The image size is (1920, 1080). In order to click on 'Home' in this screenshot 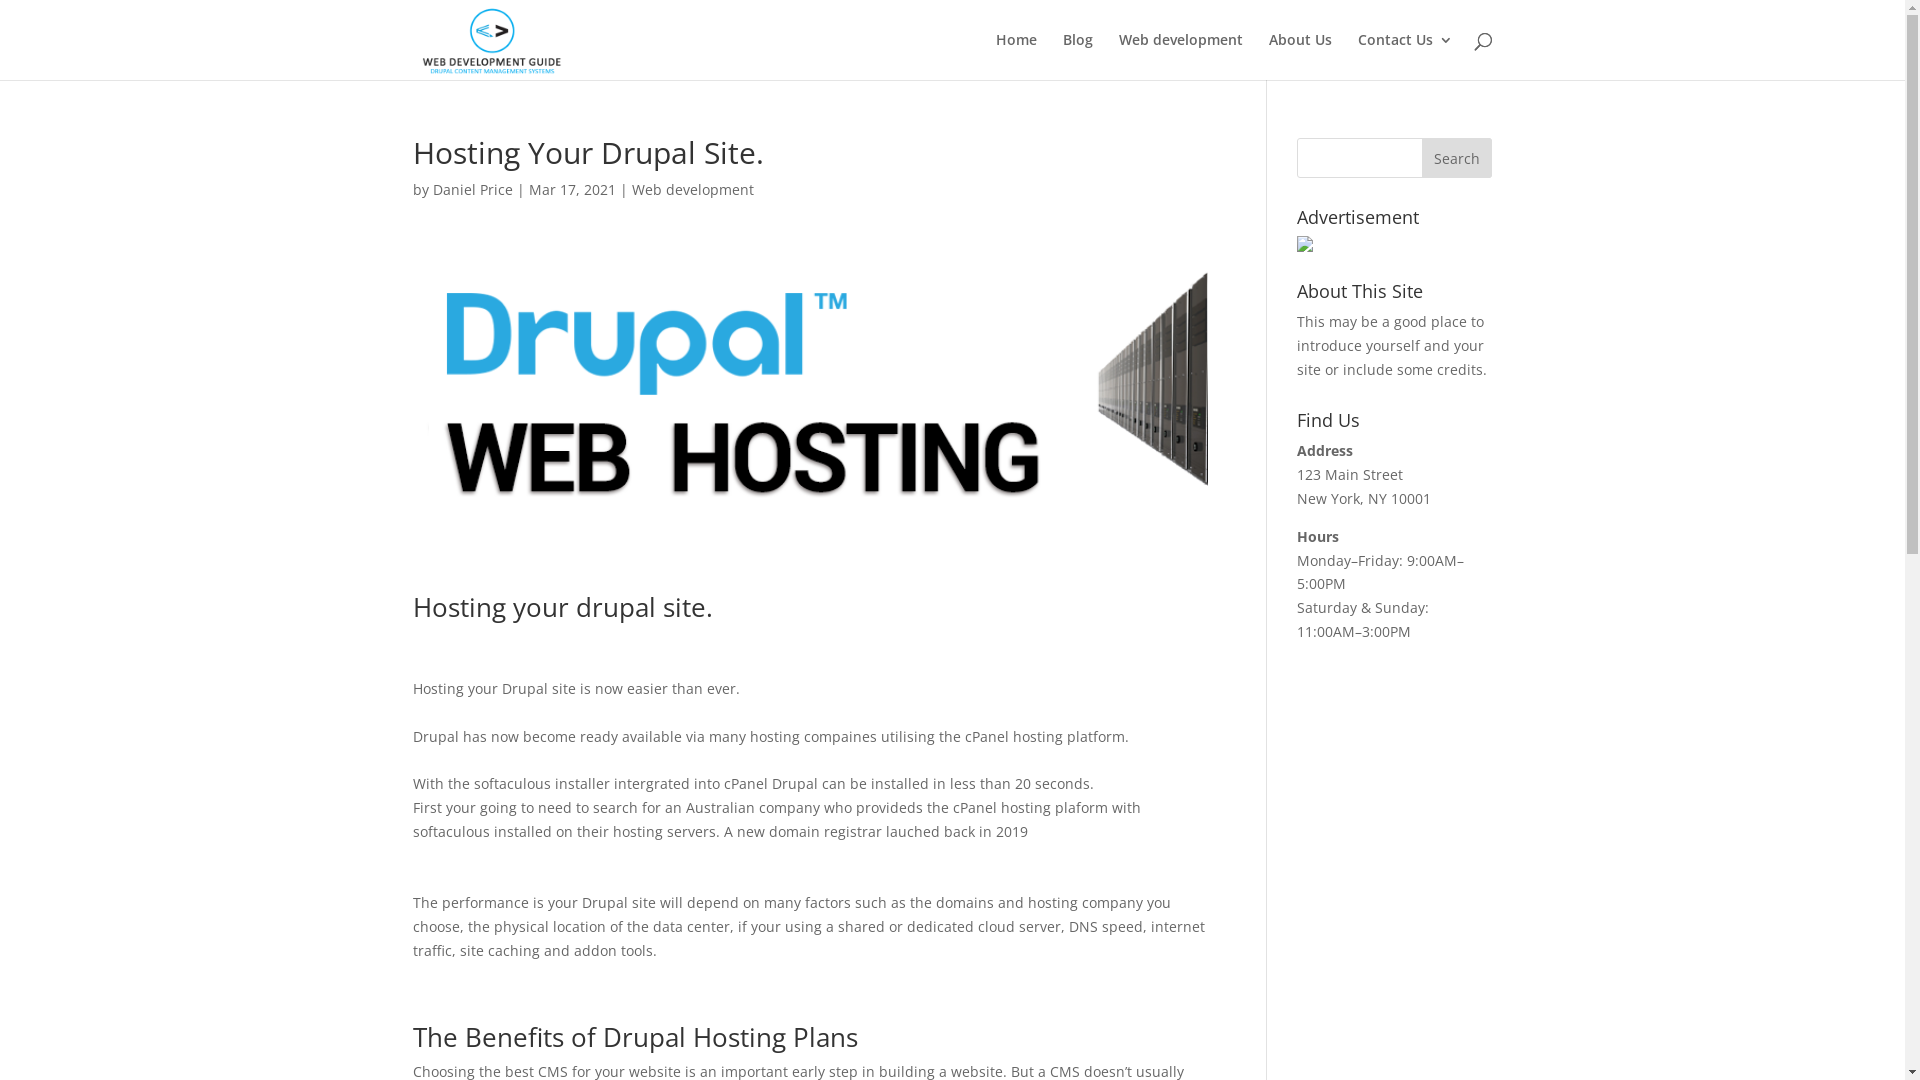, I will do `click(1016, 55)`.